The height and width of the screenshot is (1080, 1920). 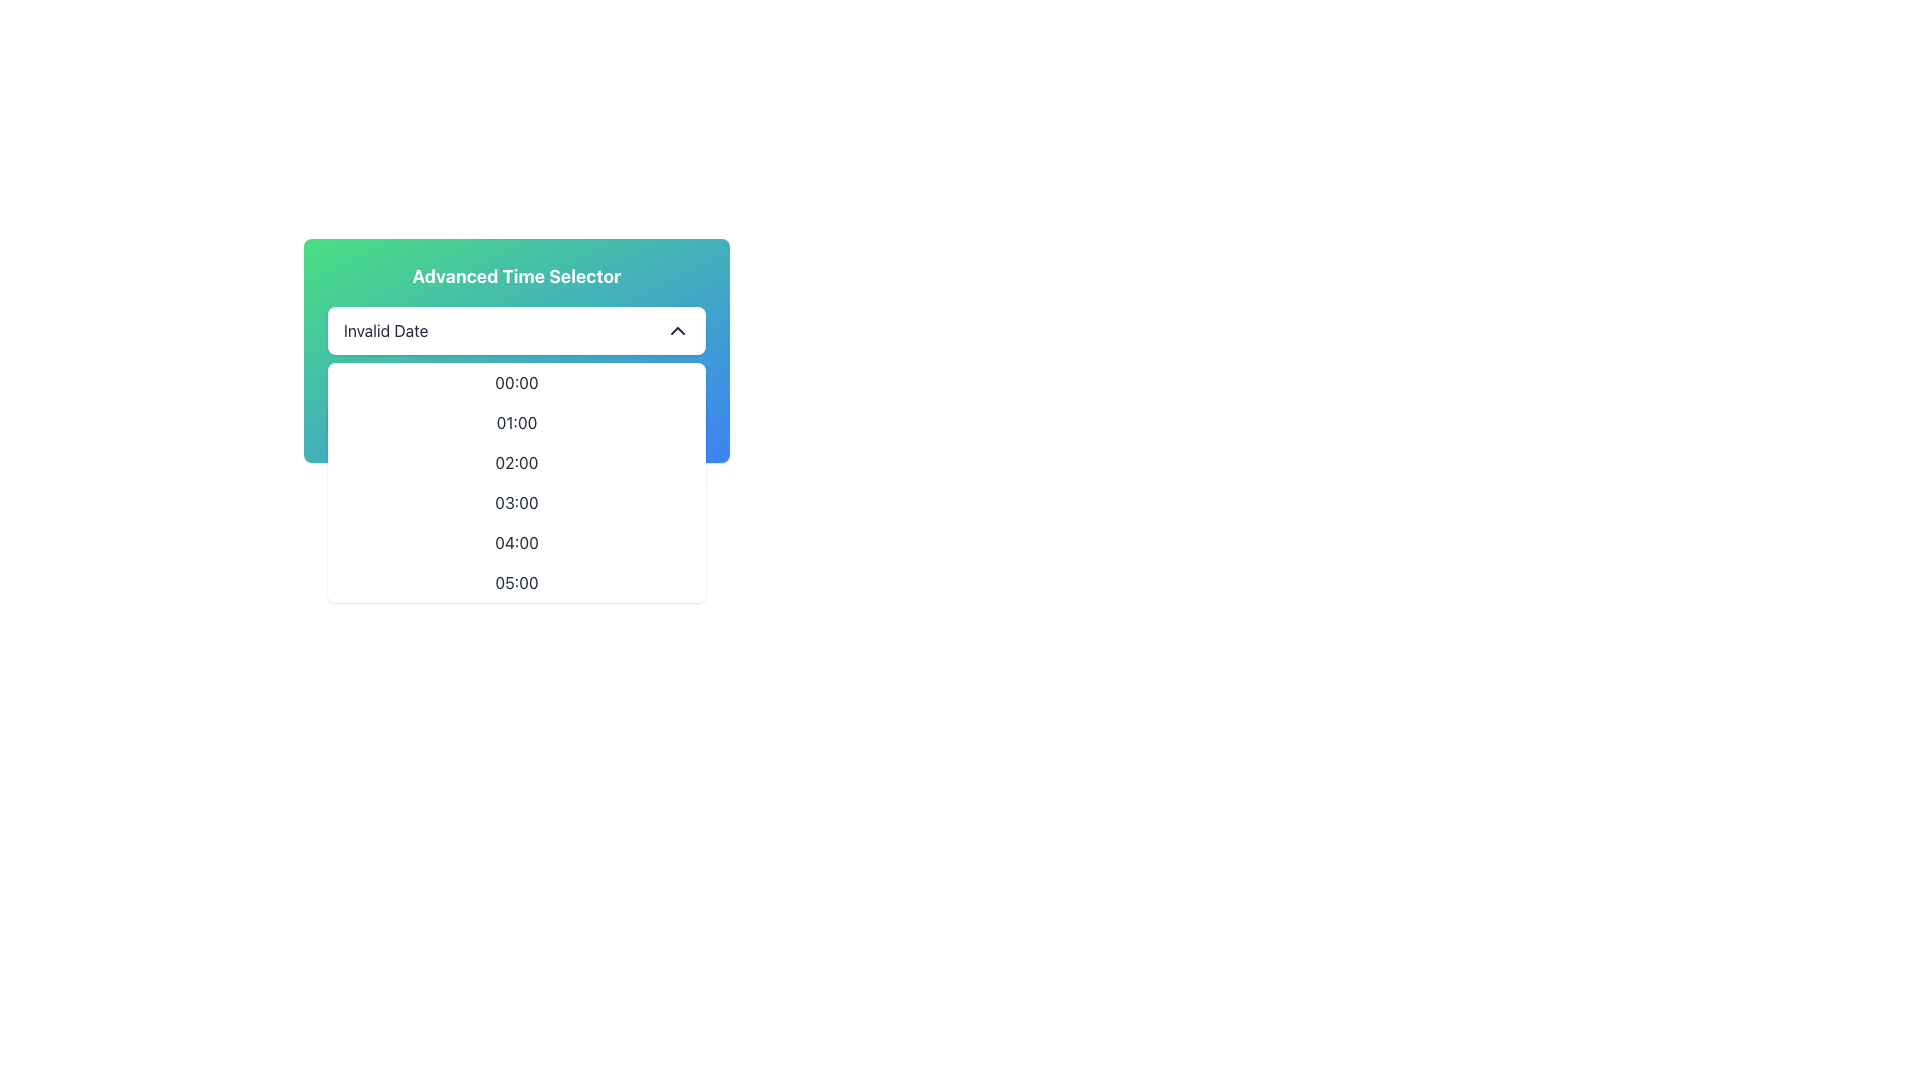 I want to click on the button labeled '12:00' in the Button group located within the 'Quick Select' section for keyboard interaction, so click(x=517, y=418).